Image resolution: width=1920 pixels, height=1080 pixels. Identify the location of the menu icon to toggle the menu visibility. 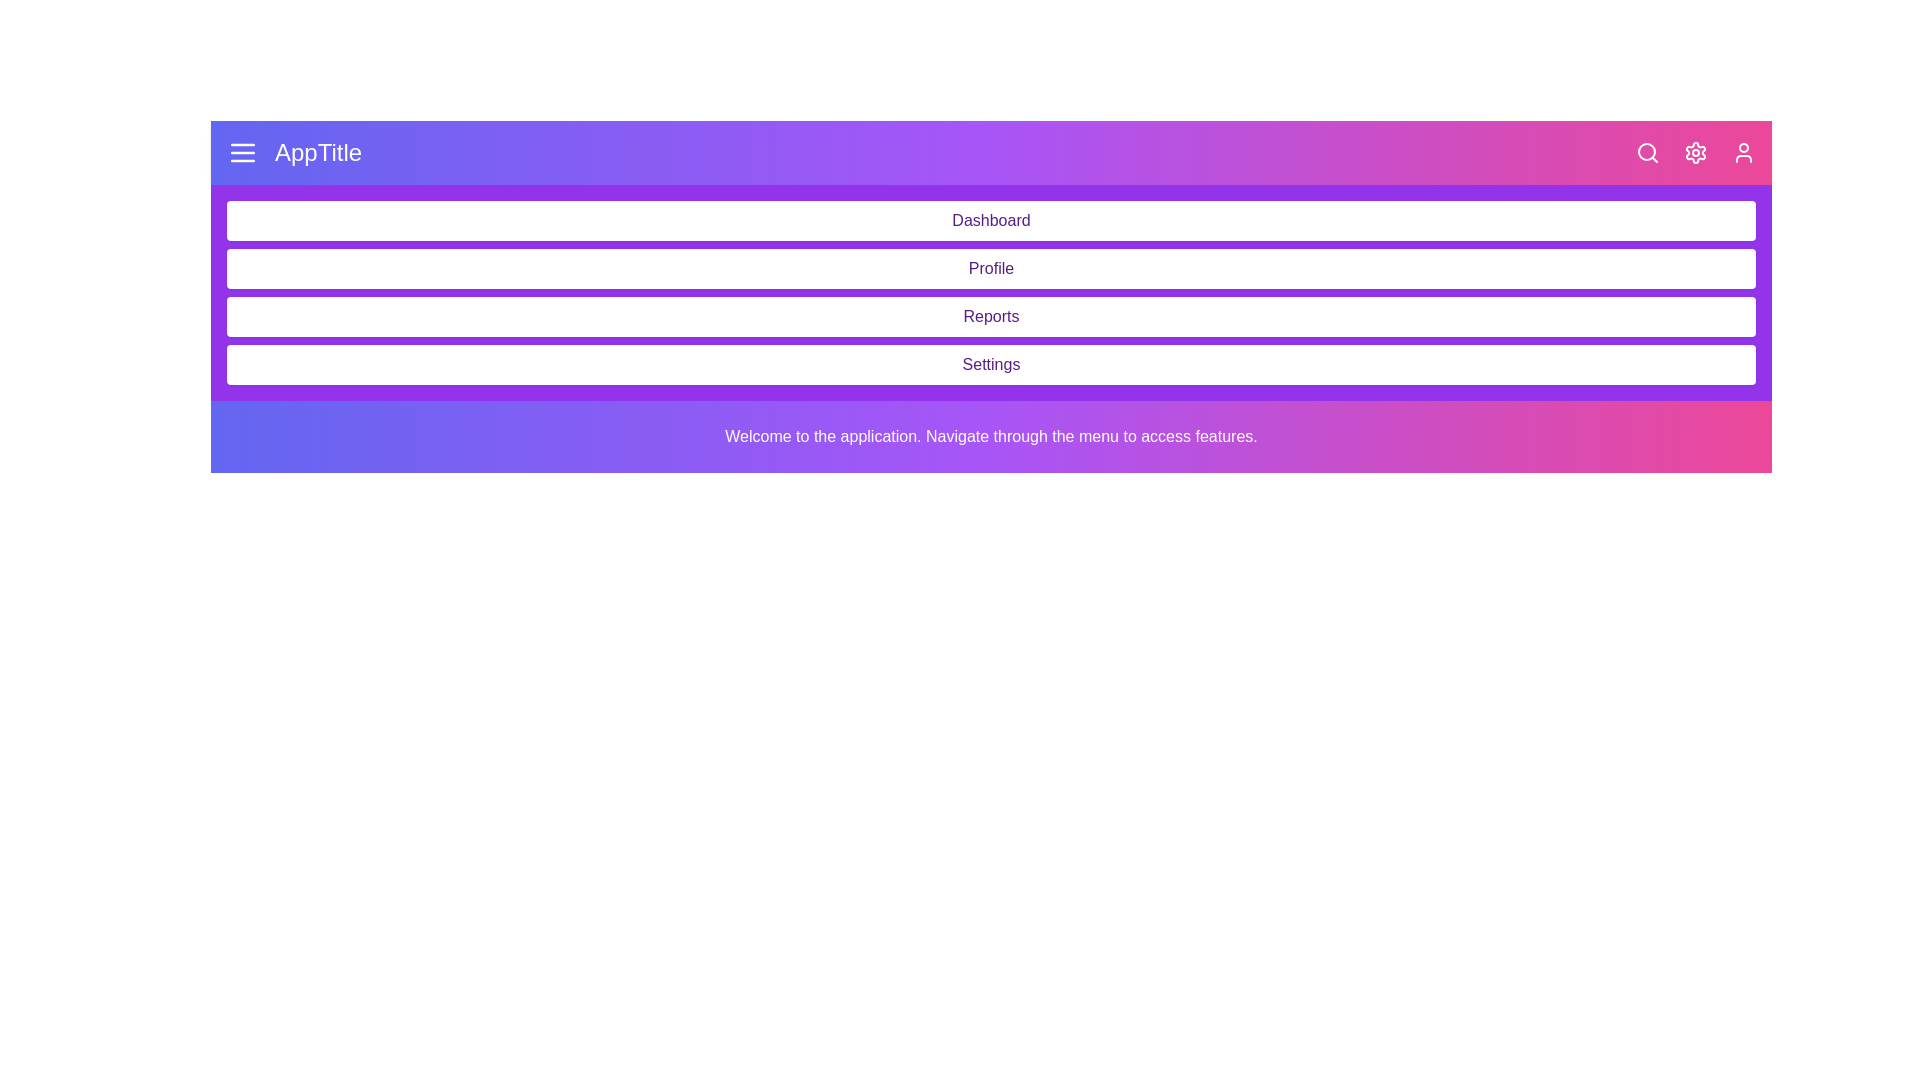
(242, 152).